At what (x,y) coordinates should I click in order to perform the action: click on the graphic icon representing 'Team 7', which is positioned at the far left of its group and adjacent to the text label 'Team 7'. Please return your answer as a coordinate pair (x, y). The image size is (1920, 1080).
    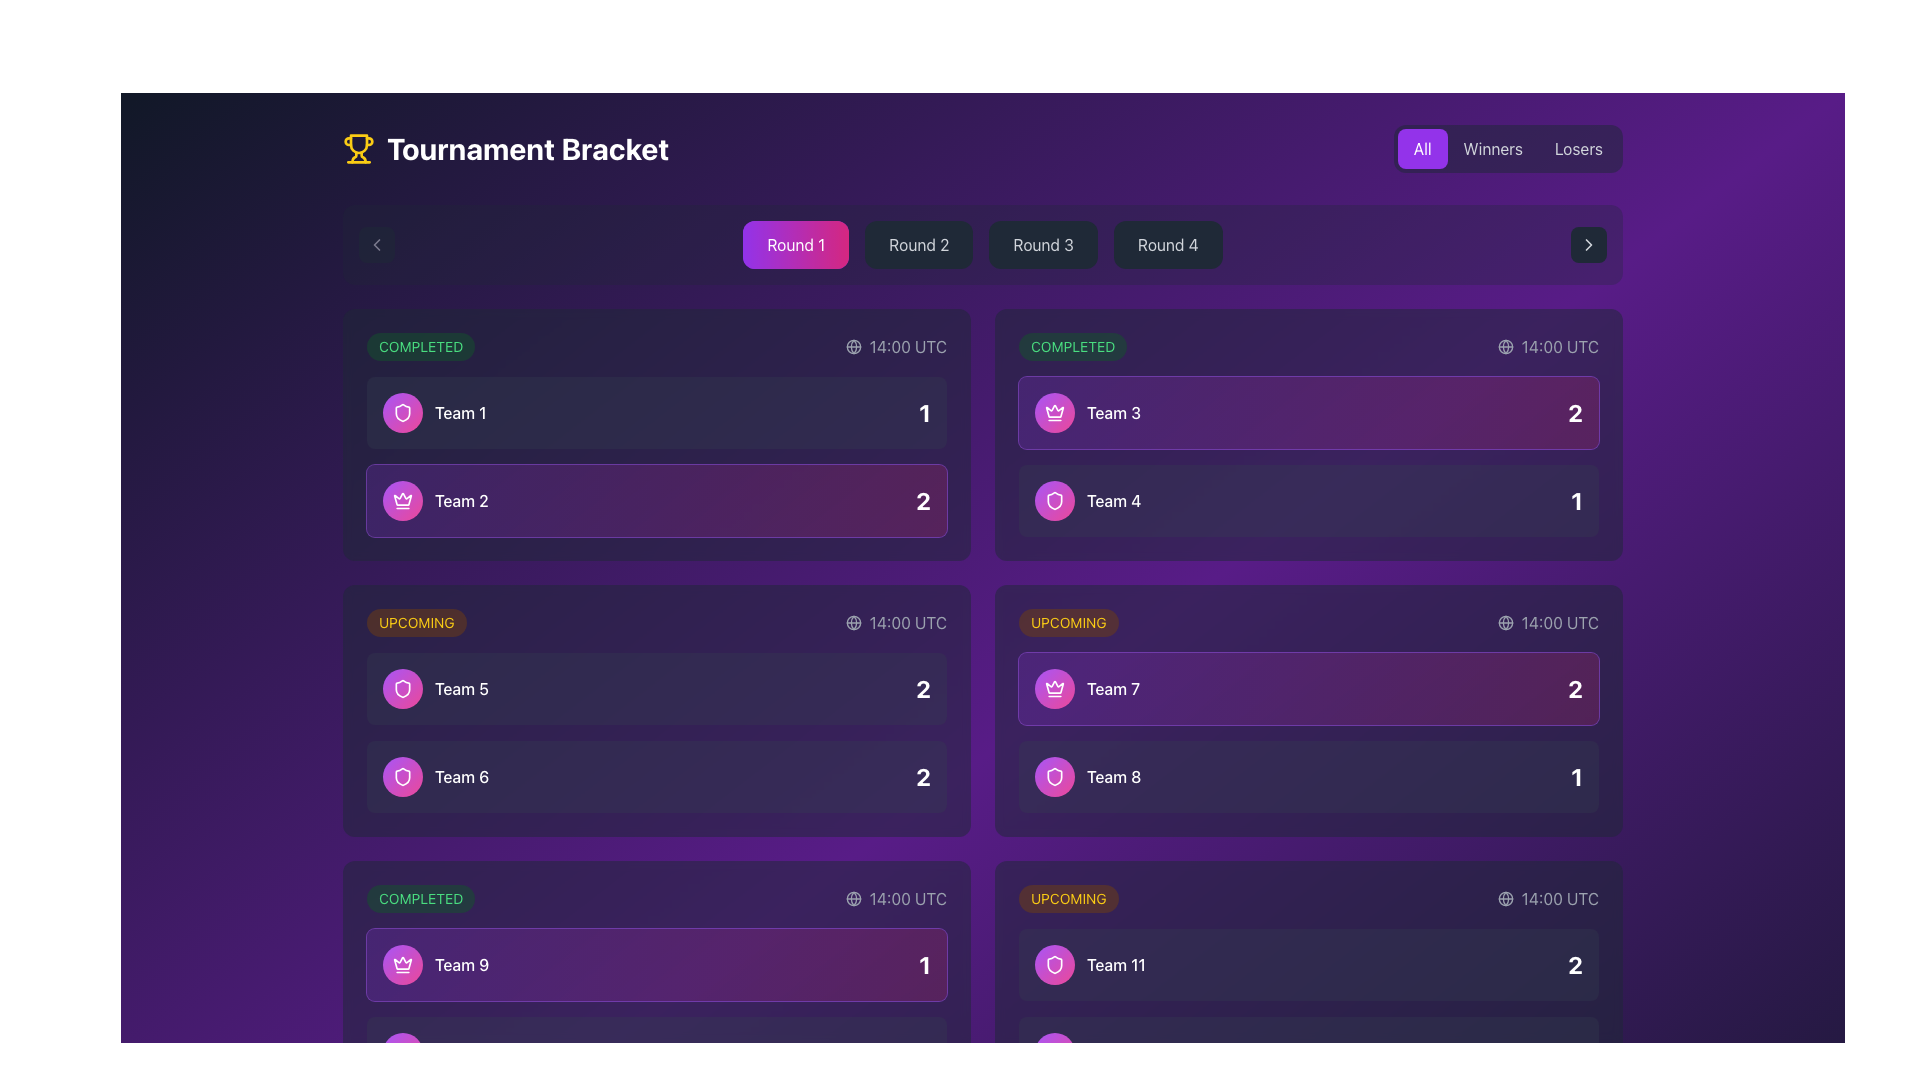
    Looking at the image, I should click on (1054, 688).